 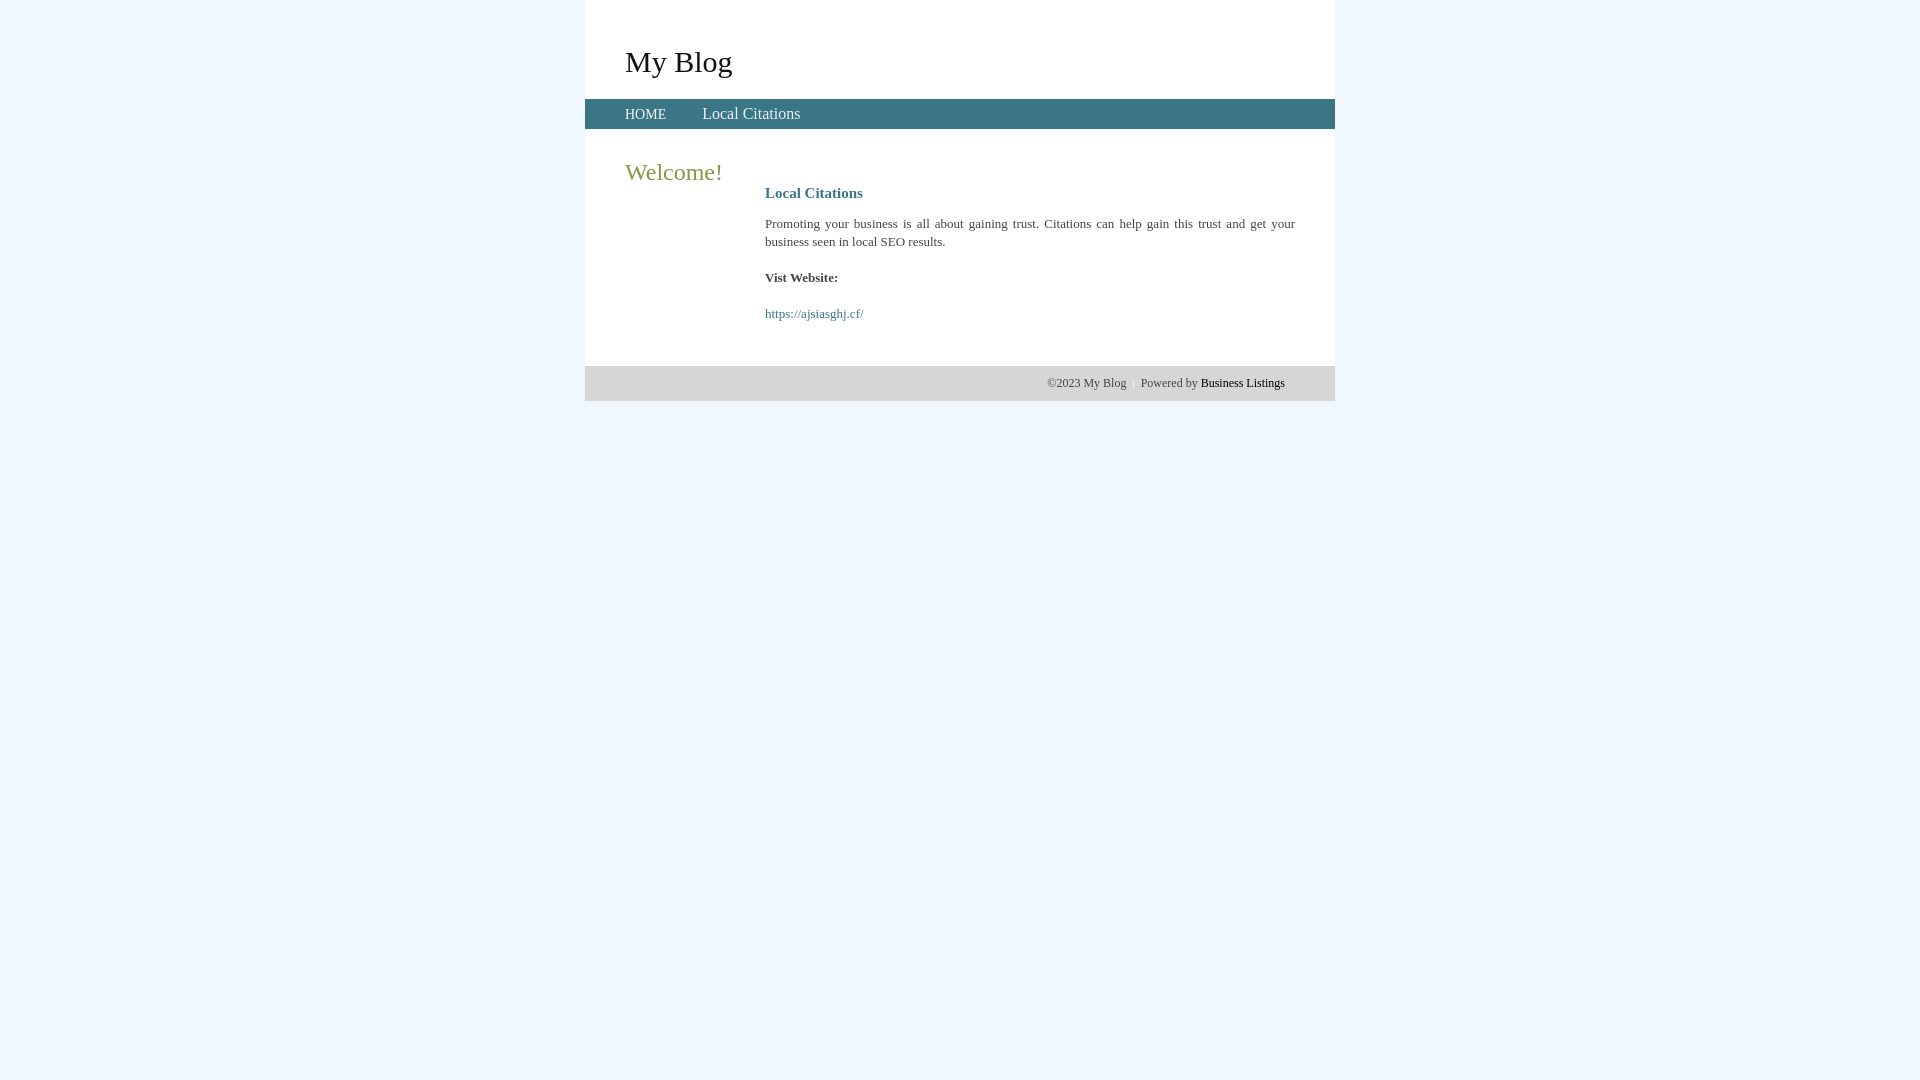 I want to click on 'Business Listings', so click(x=1242, y=382).